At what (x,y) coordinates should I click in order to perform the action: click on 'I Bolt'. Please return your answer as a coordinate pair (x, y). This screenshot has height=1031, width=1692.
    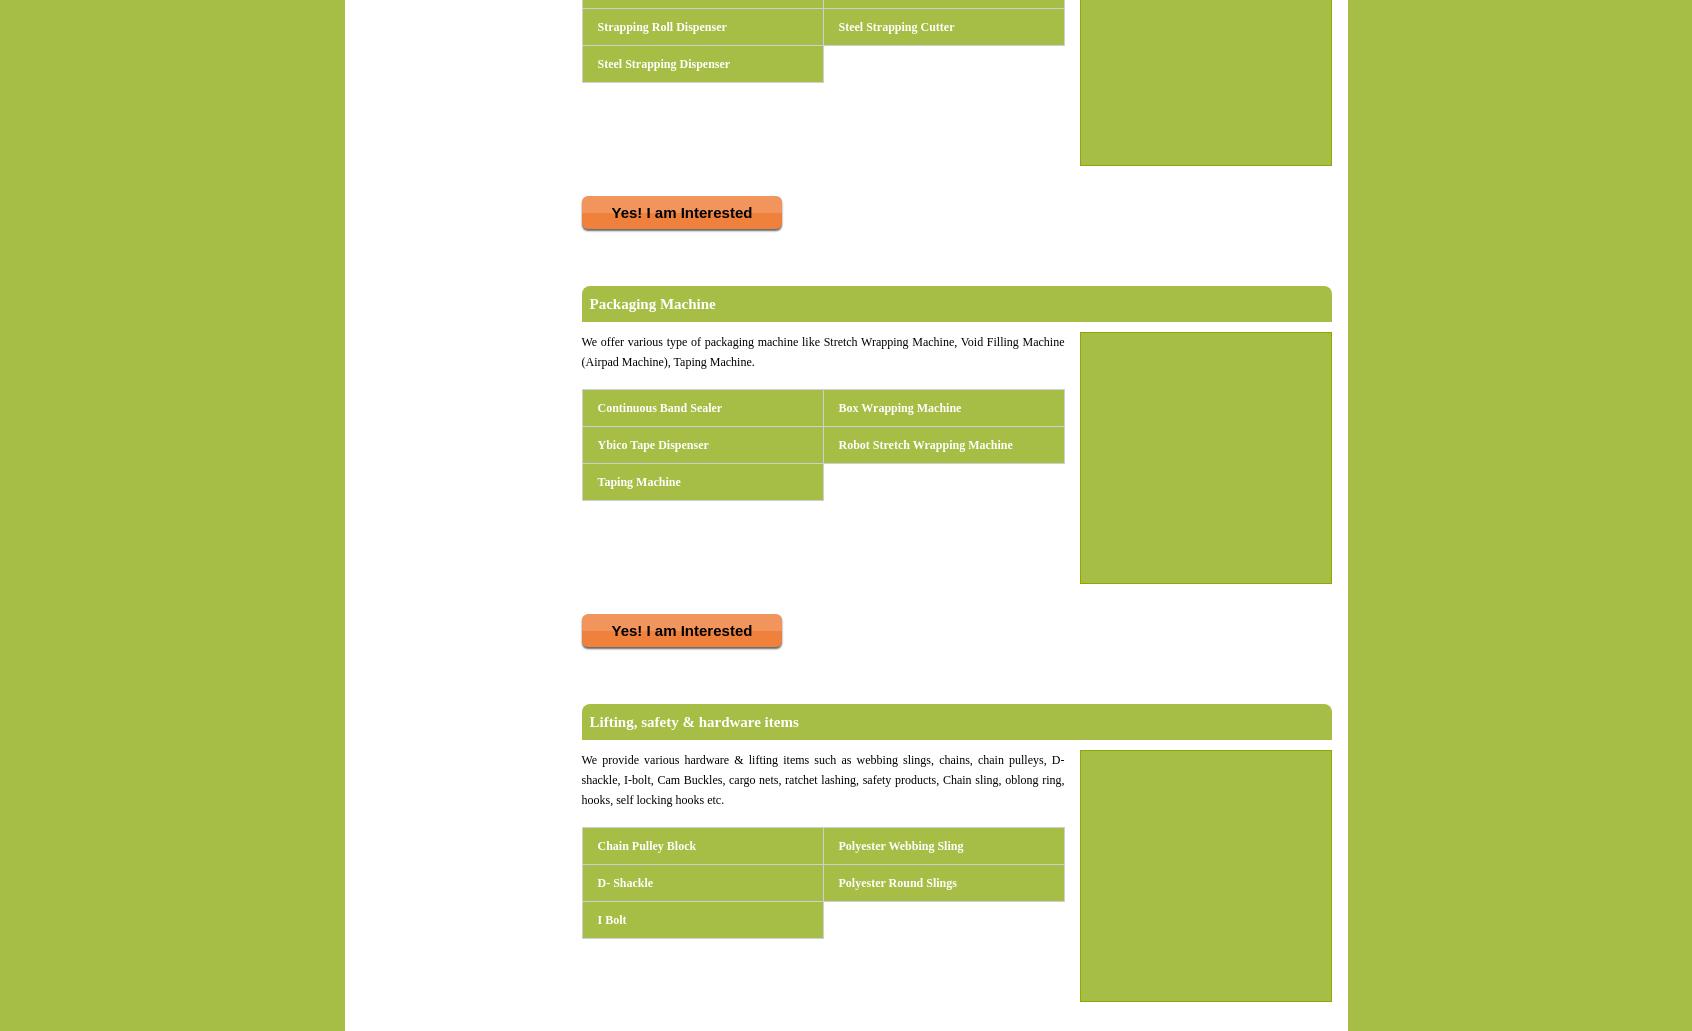
    Looking at the image, I should click on (610, 919).